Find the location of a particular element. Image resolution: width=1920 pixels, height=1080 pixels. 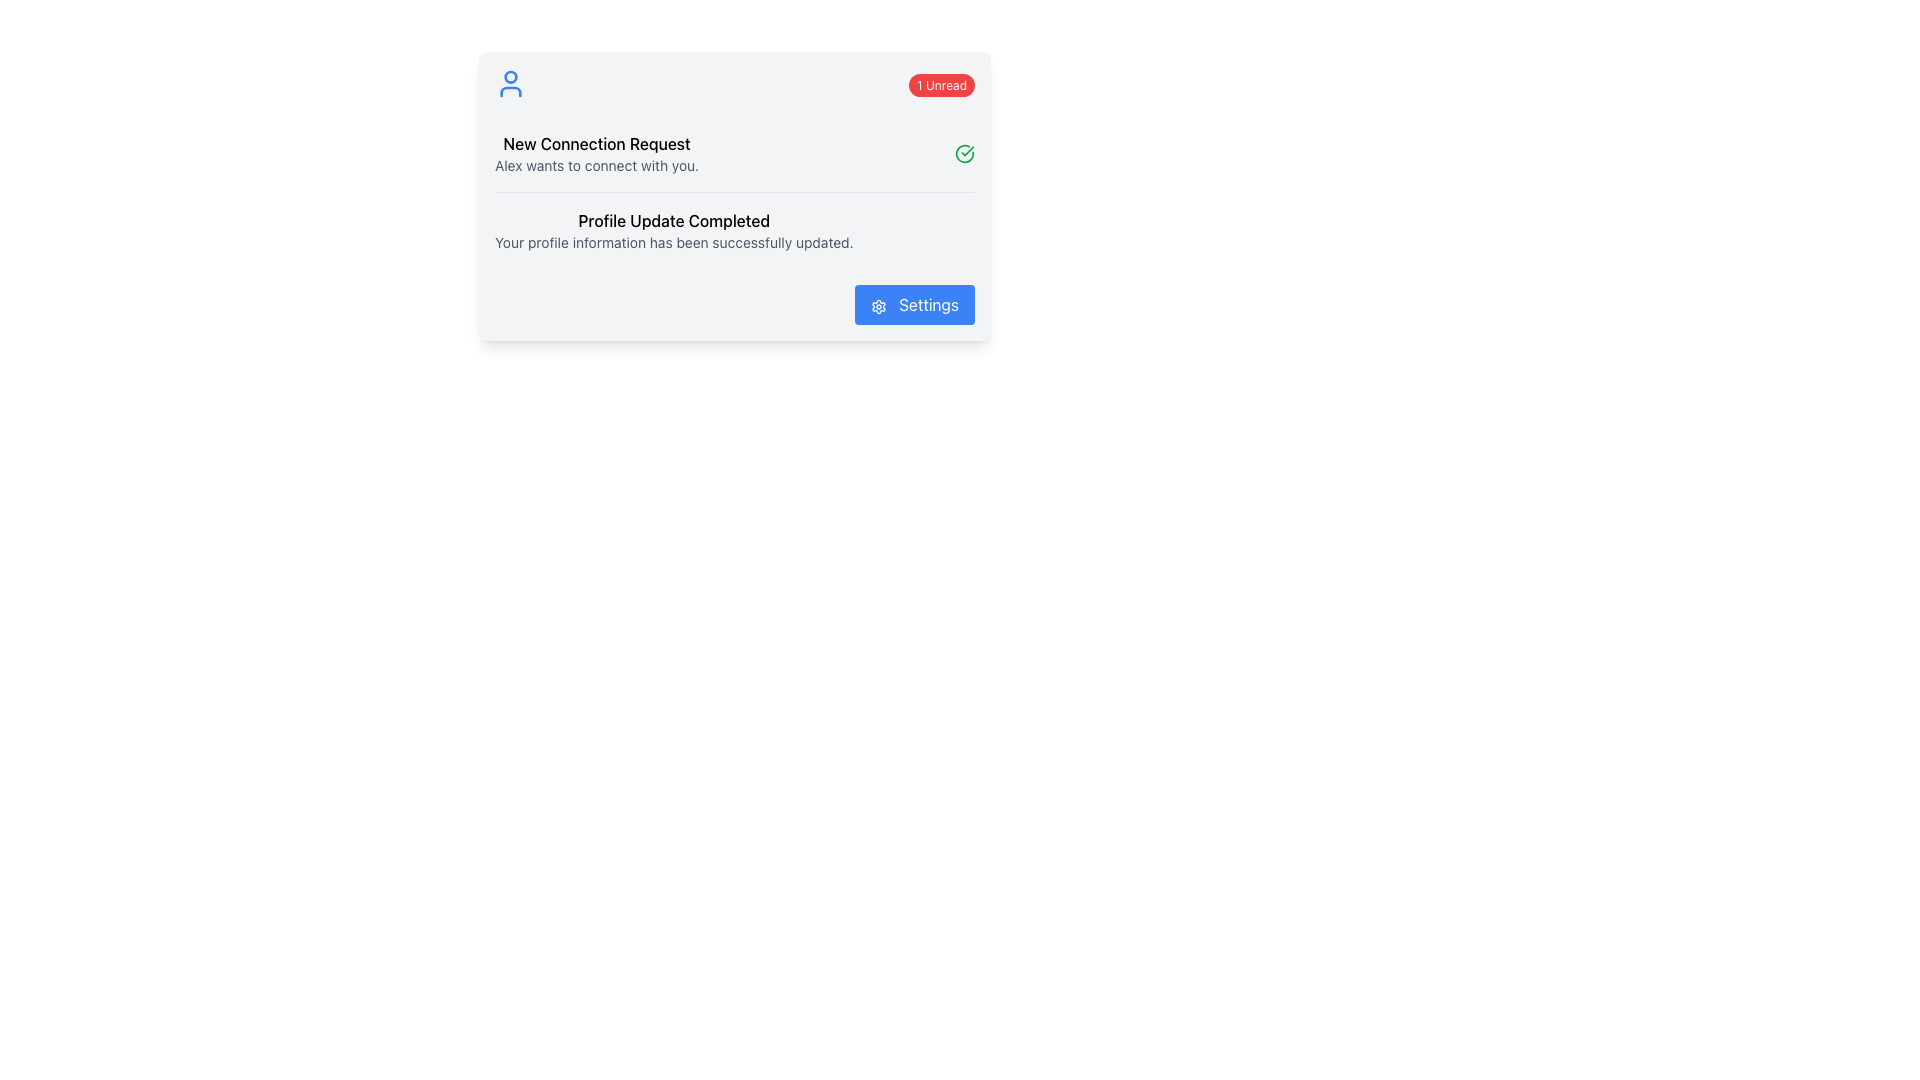

the text block displaying 'Alex wants to connect with you.', which is styled in small light gray font and located beneath the bold heading 'New Connection Request' in the notification card is located at coordinates (596, 164).